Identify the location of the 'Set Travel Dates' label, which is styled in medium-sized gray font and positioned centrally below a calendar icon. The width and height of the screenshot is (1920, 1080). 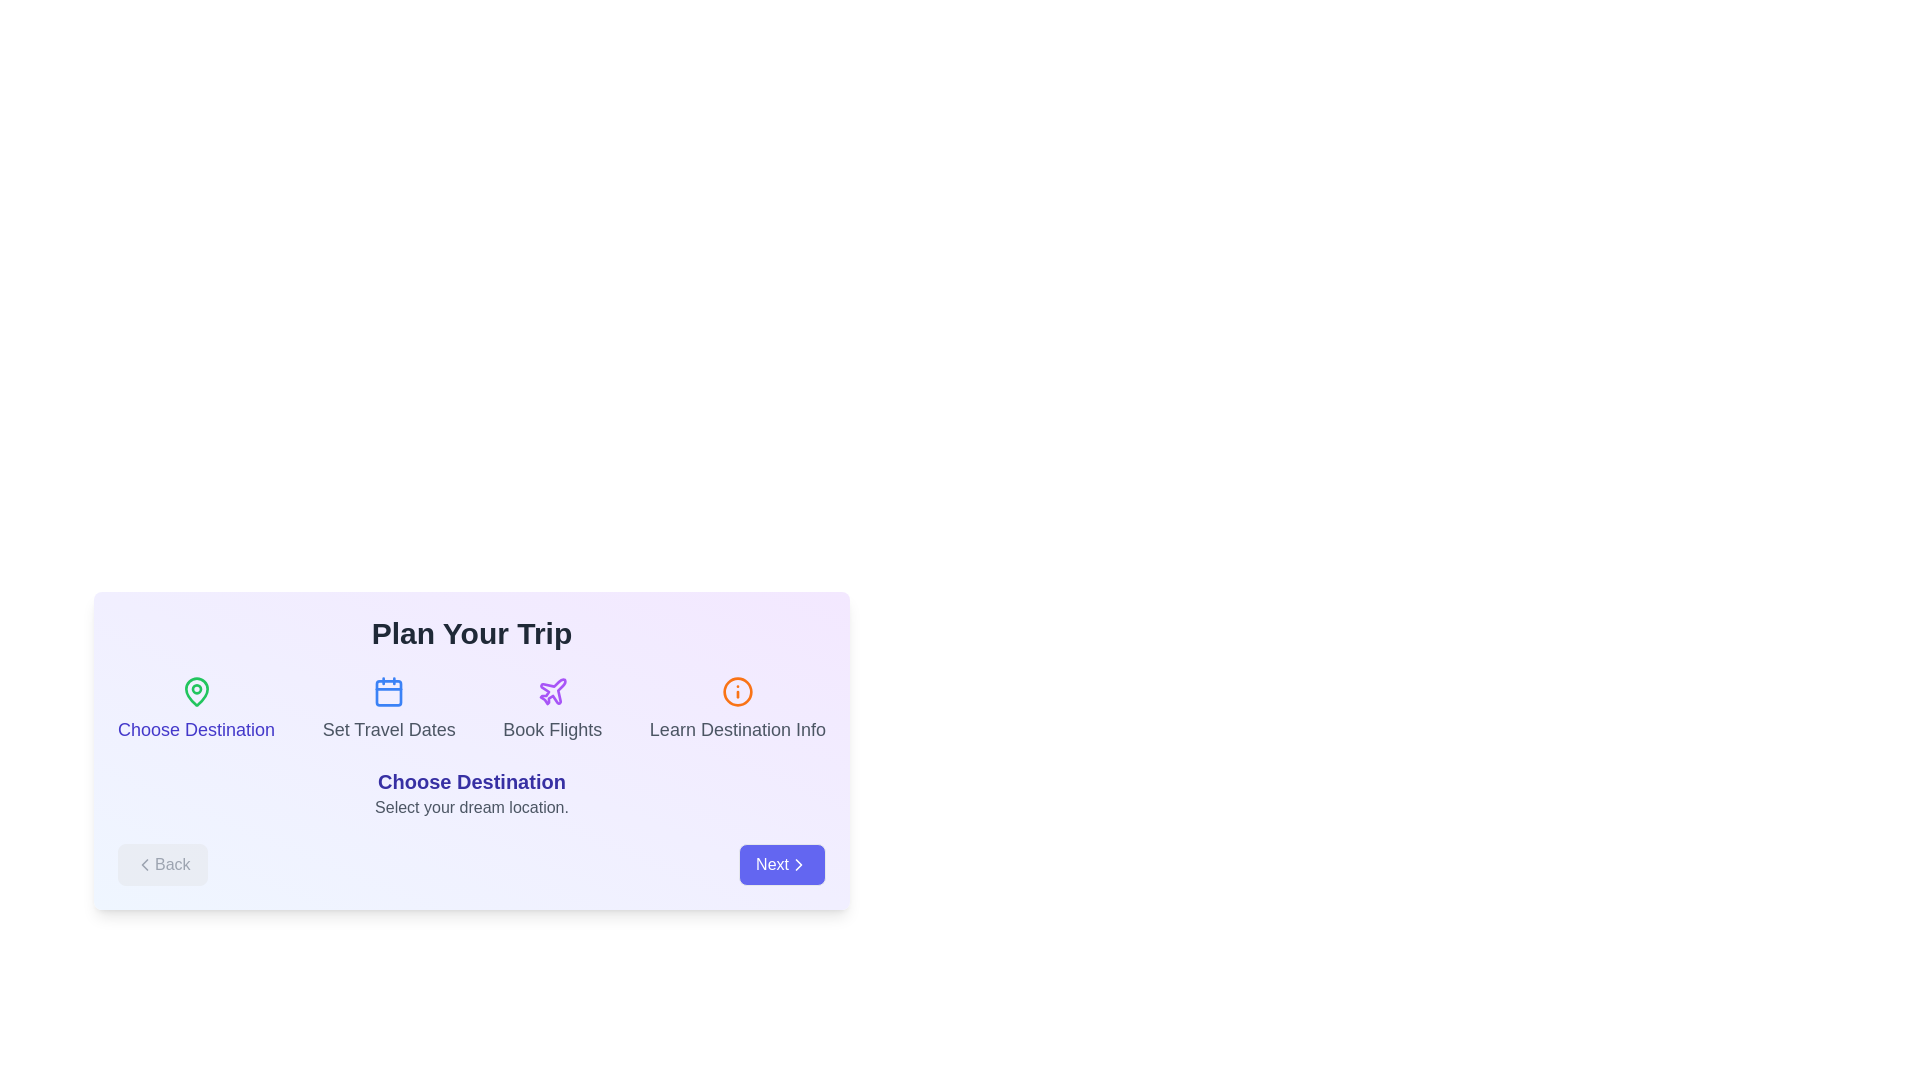
(389, 729).